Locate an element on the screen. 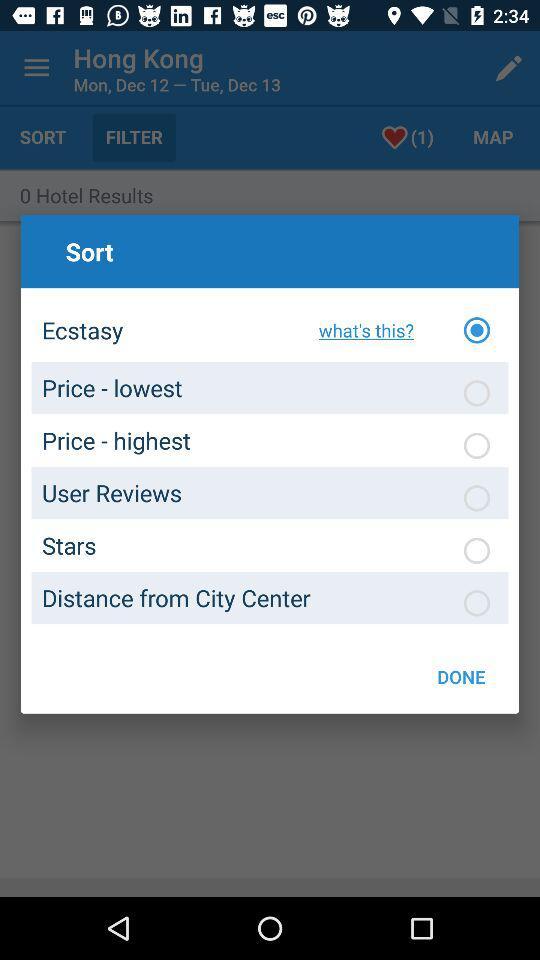  article is located at coordinates (475, 602).